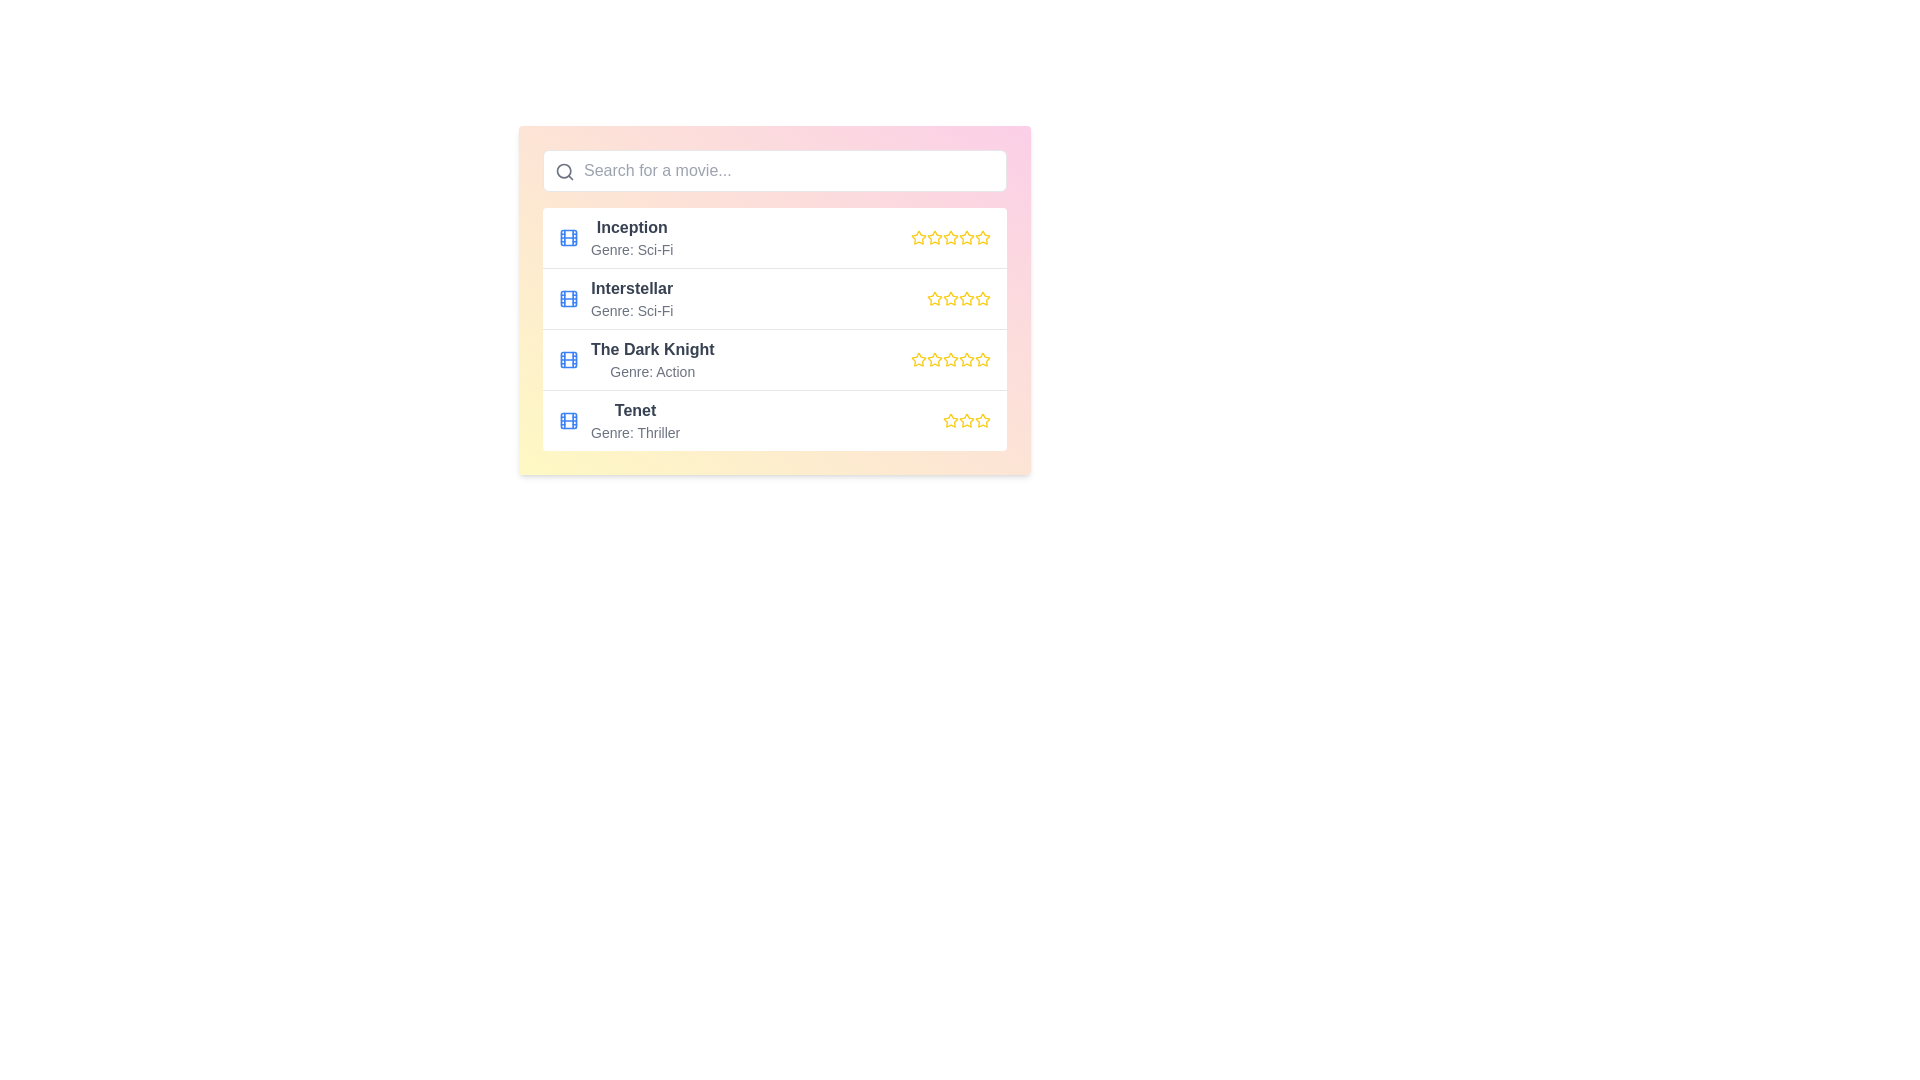 Image resolution: width=1920 pixels, height=1080 pixels. What do you see at coordinates (652, 349) in the screenshot?
I see `title of the movie entry displayed in the text label, which is positioned in the third row of the movie selection interface` at bounding box center [652, 349].